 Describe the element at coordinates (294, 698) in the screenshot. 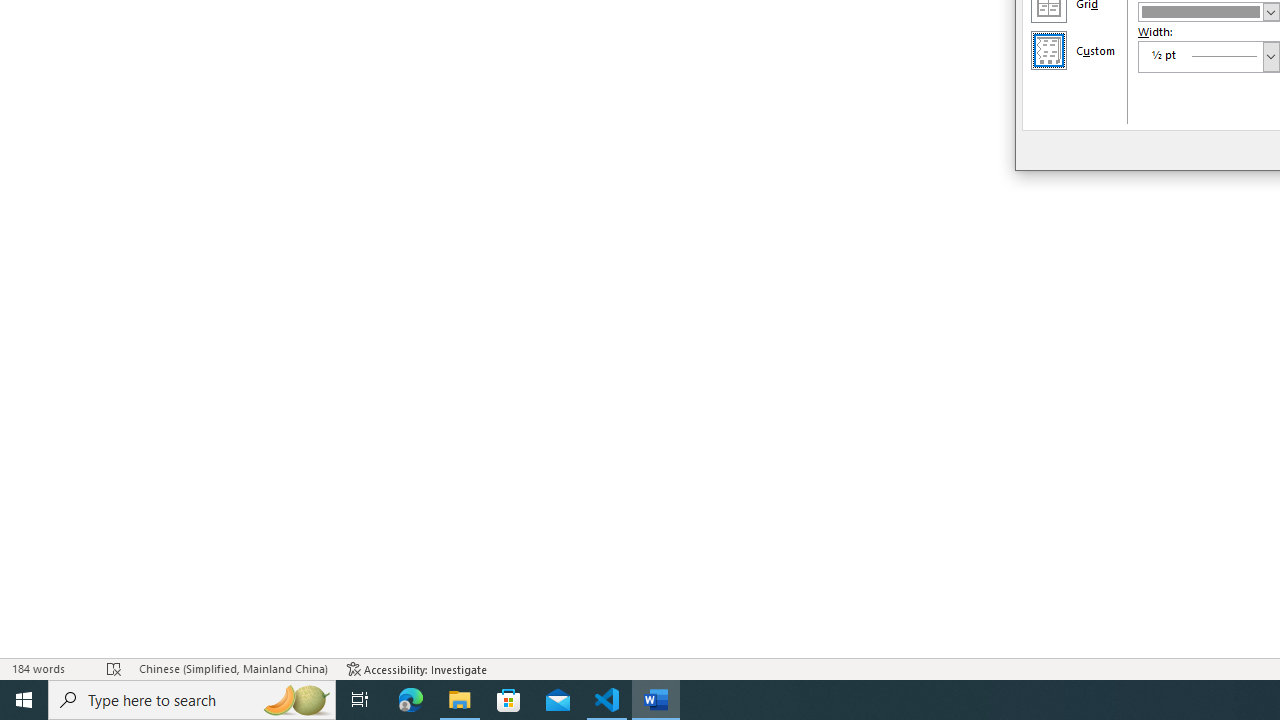

I see `'Search highlights icon opens search home window'` at that location.